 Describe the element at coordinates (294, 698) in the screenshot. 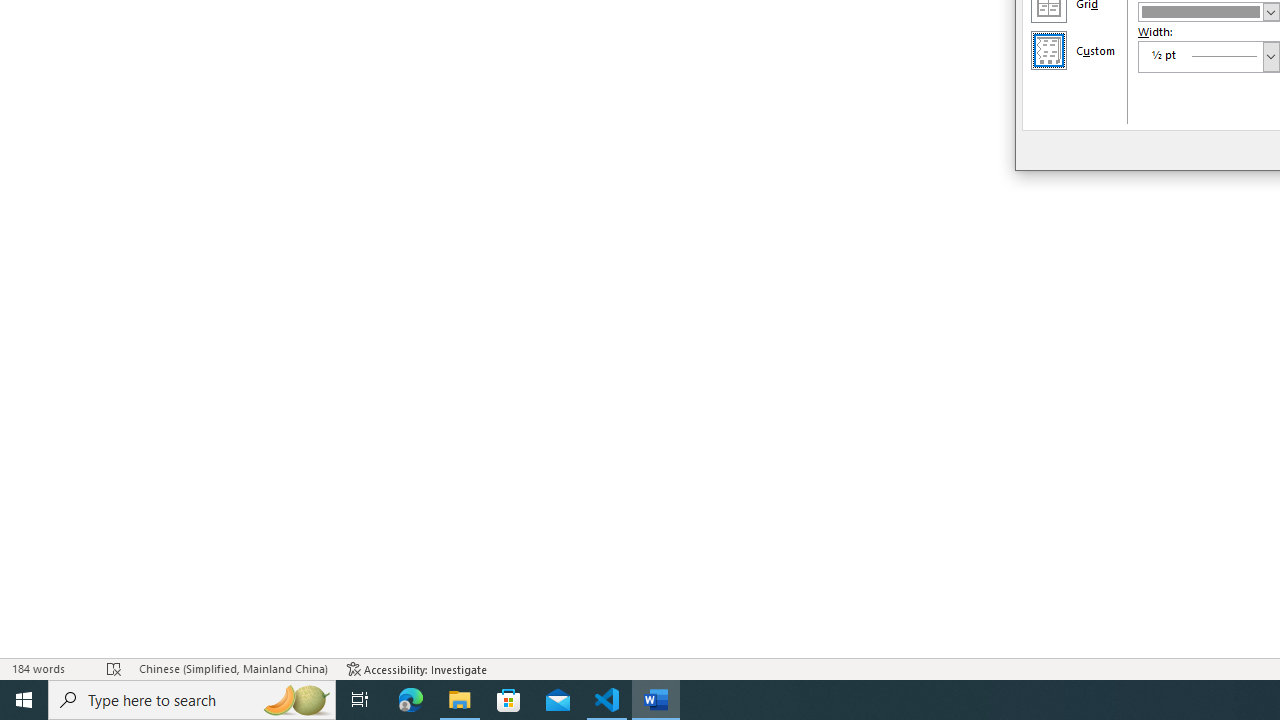

I see `'Search highlights icon opens search home window'` at that location.